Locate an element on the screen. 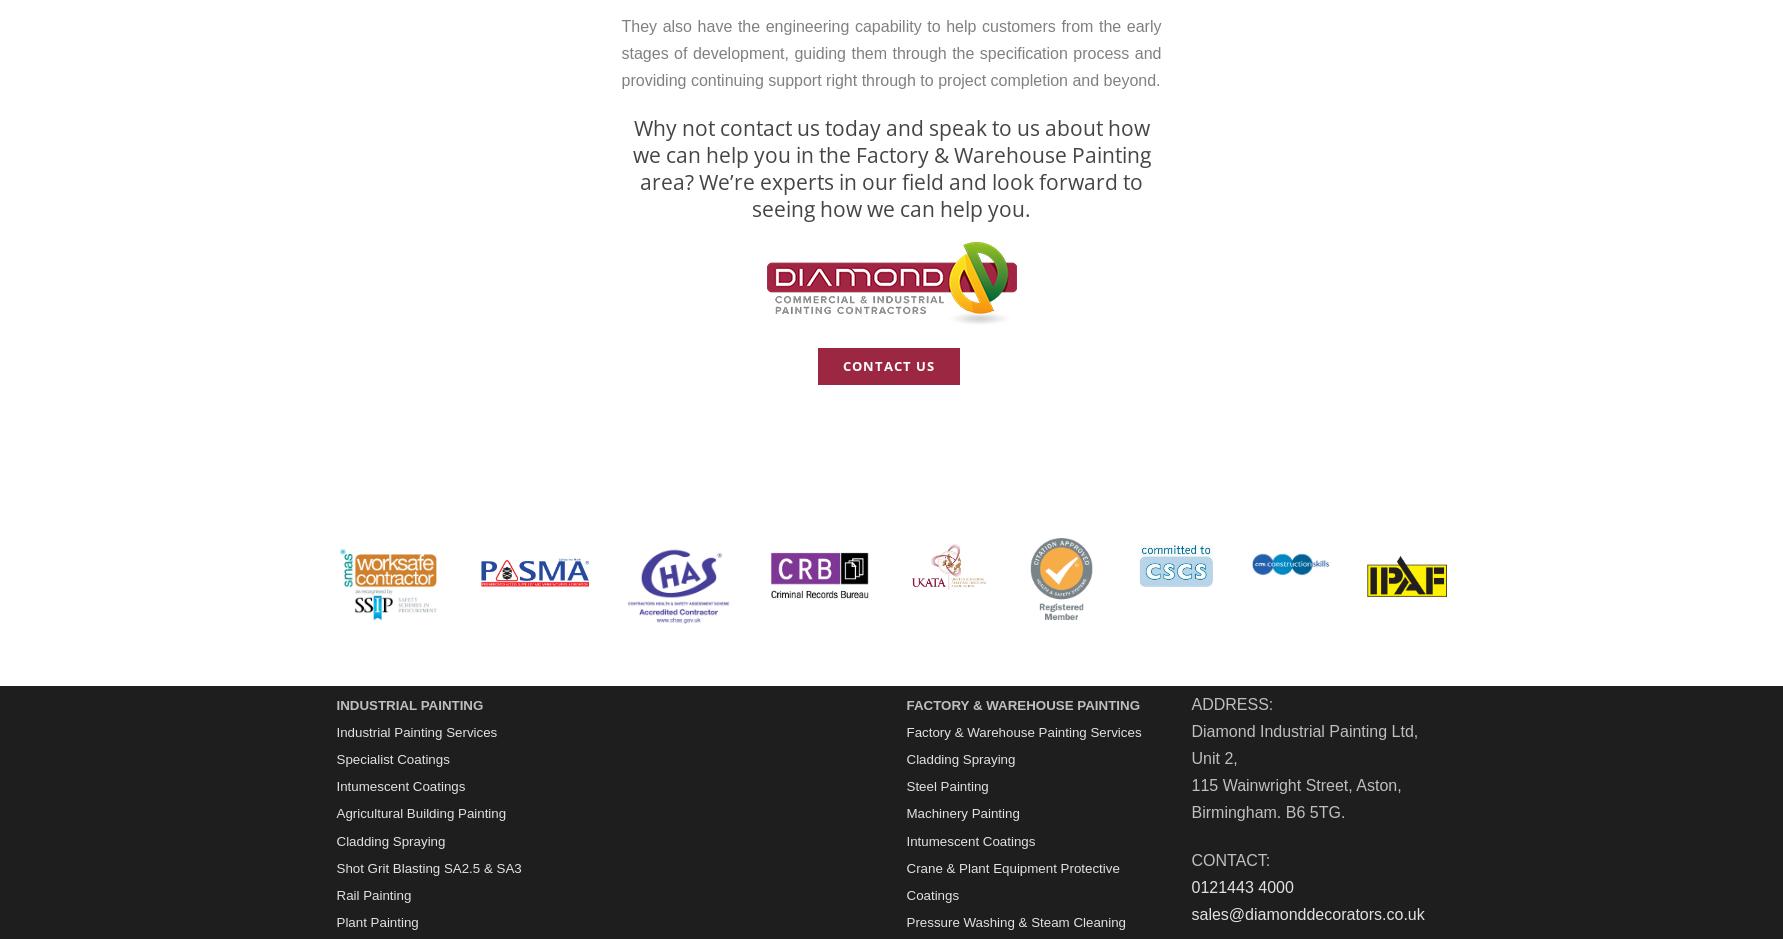 Image resolution: width=1783 pixels, height=939 pixels. 'INDUSTRIAL PAINTING' is located at coordinates (409, 703).